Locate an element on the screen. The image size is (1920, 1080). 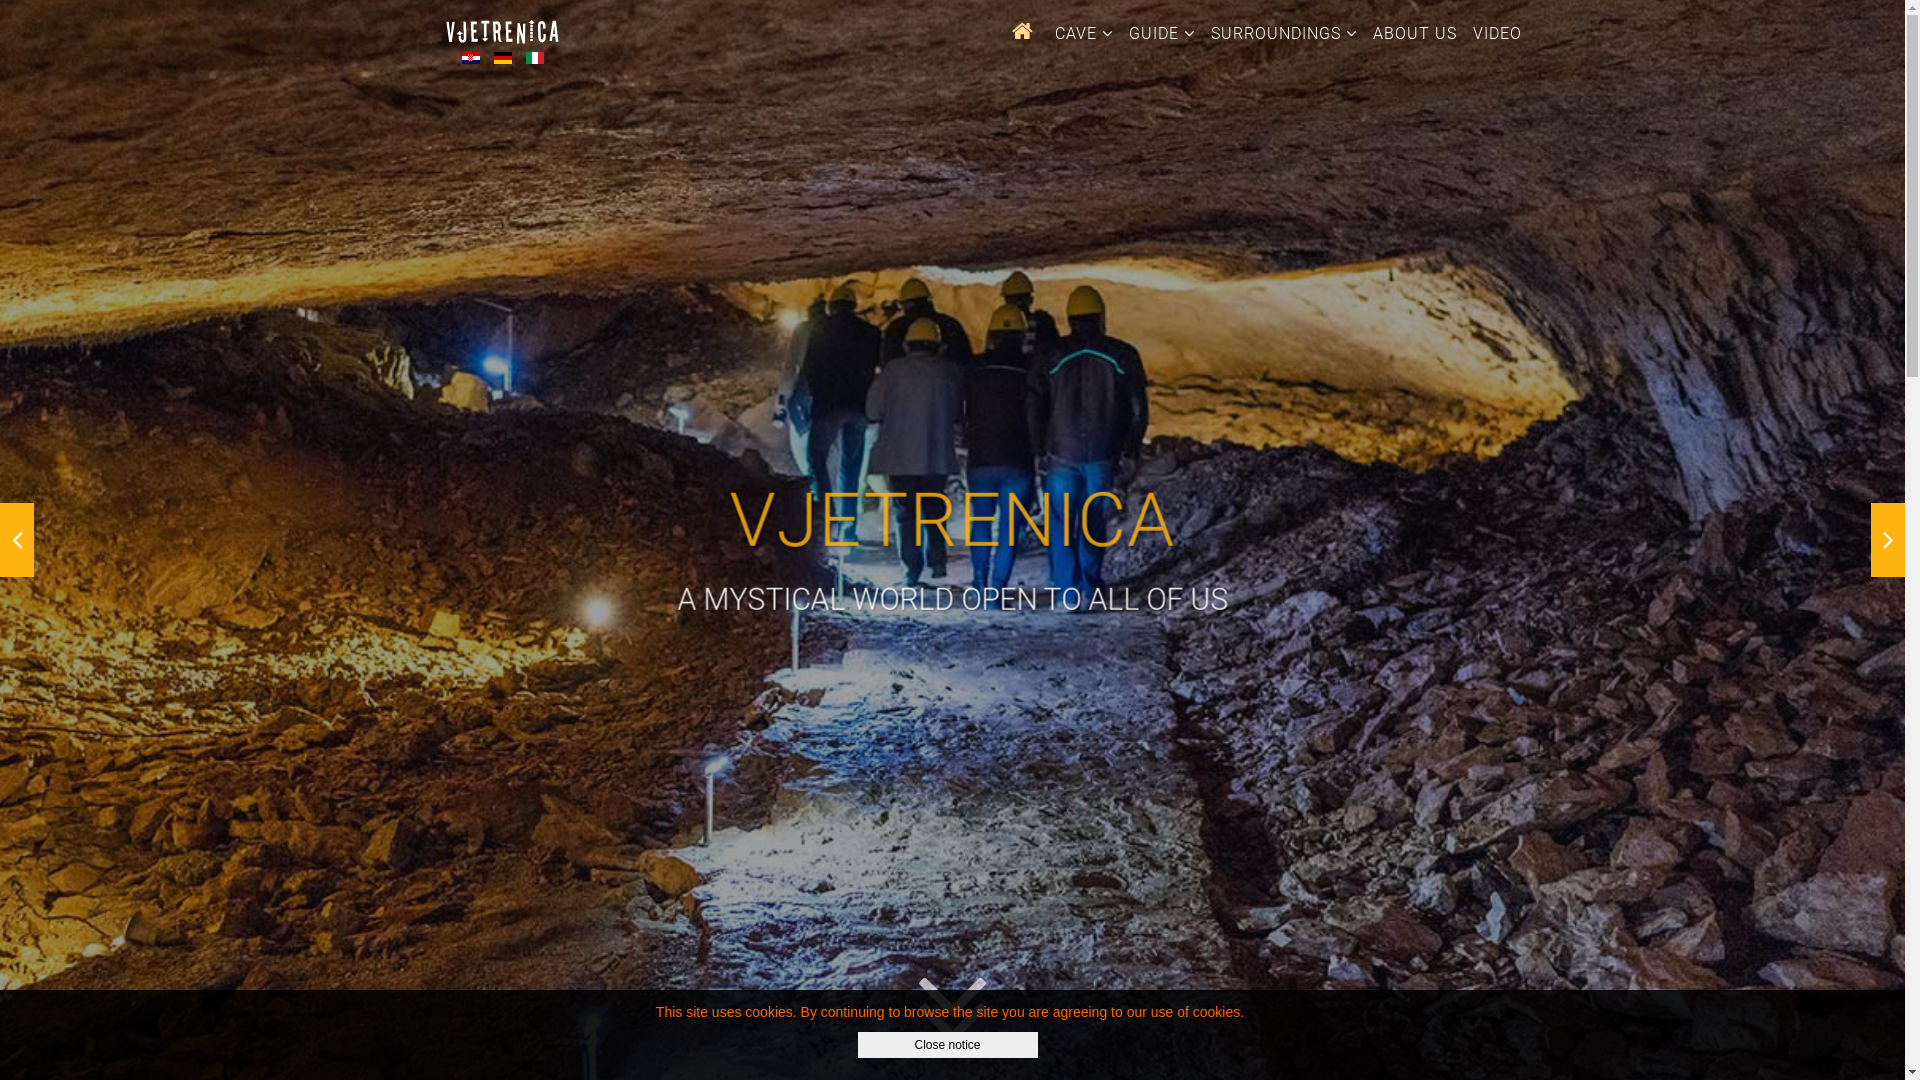
'CAVE' is located at coordinates (1083, 33).